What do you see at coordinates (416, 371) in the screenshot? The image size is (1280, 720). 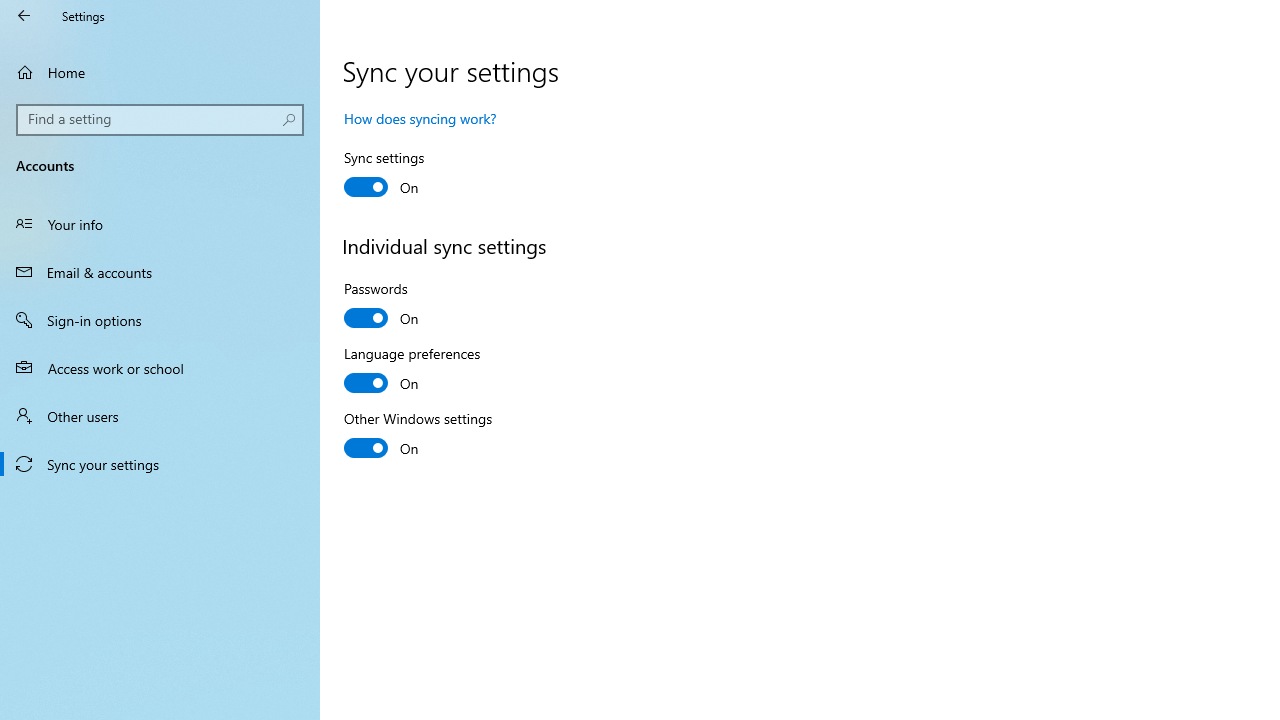 I see `'Language preferences'` at bounding box center [416, 371].